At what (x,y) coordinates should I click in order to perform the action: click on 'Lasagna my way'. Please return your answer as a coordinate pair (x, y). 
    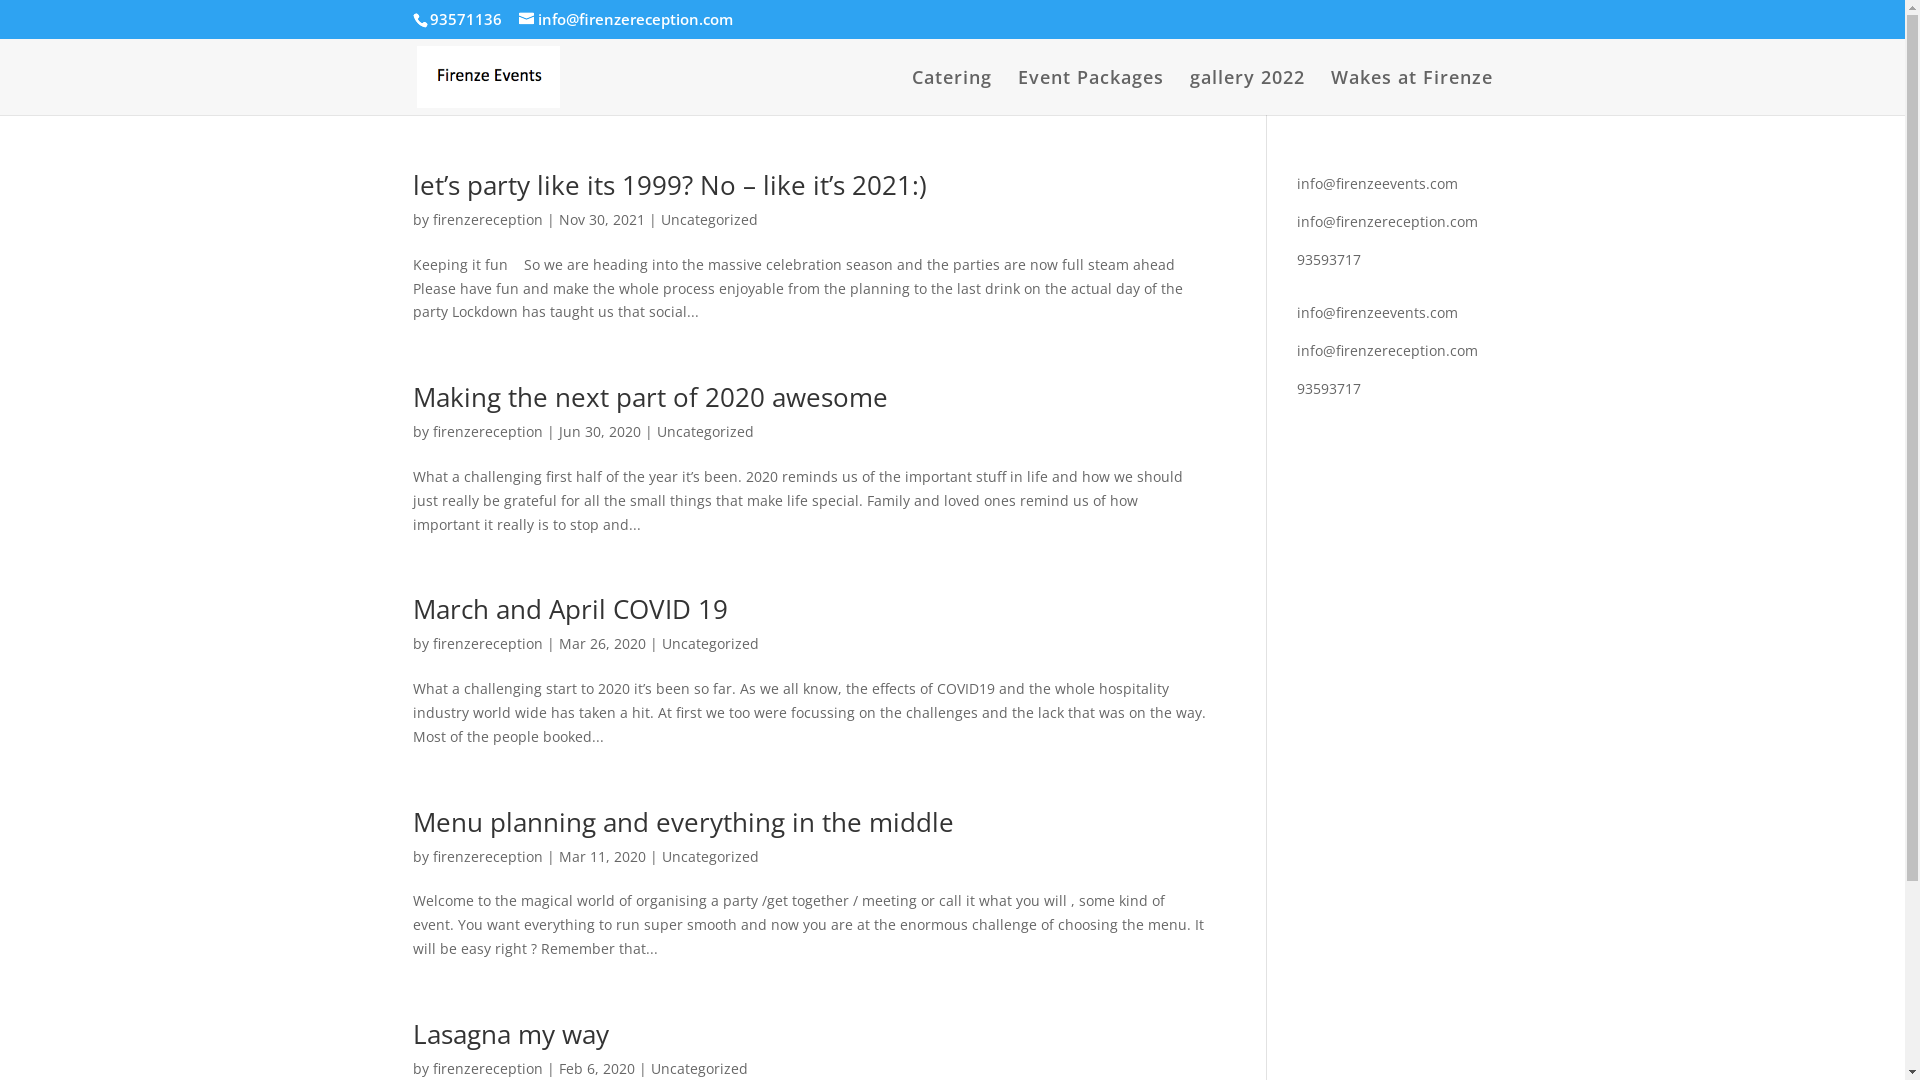
    Looking at the image, I should click on (509, 1033).